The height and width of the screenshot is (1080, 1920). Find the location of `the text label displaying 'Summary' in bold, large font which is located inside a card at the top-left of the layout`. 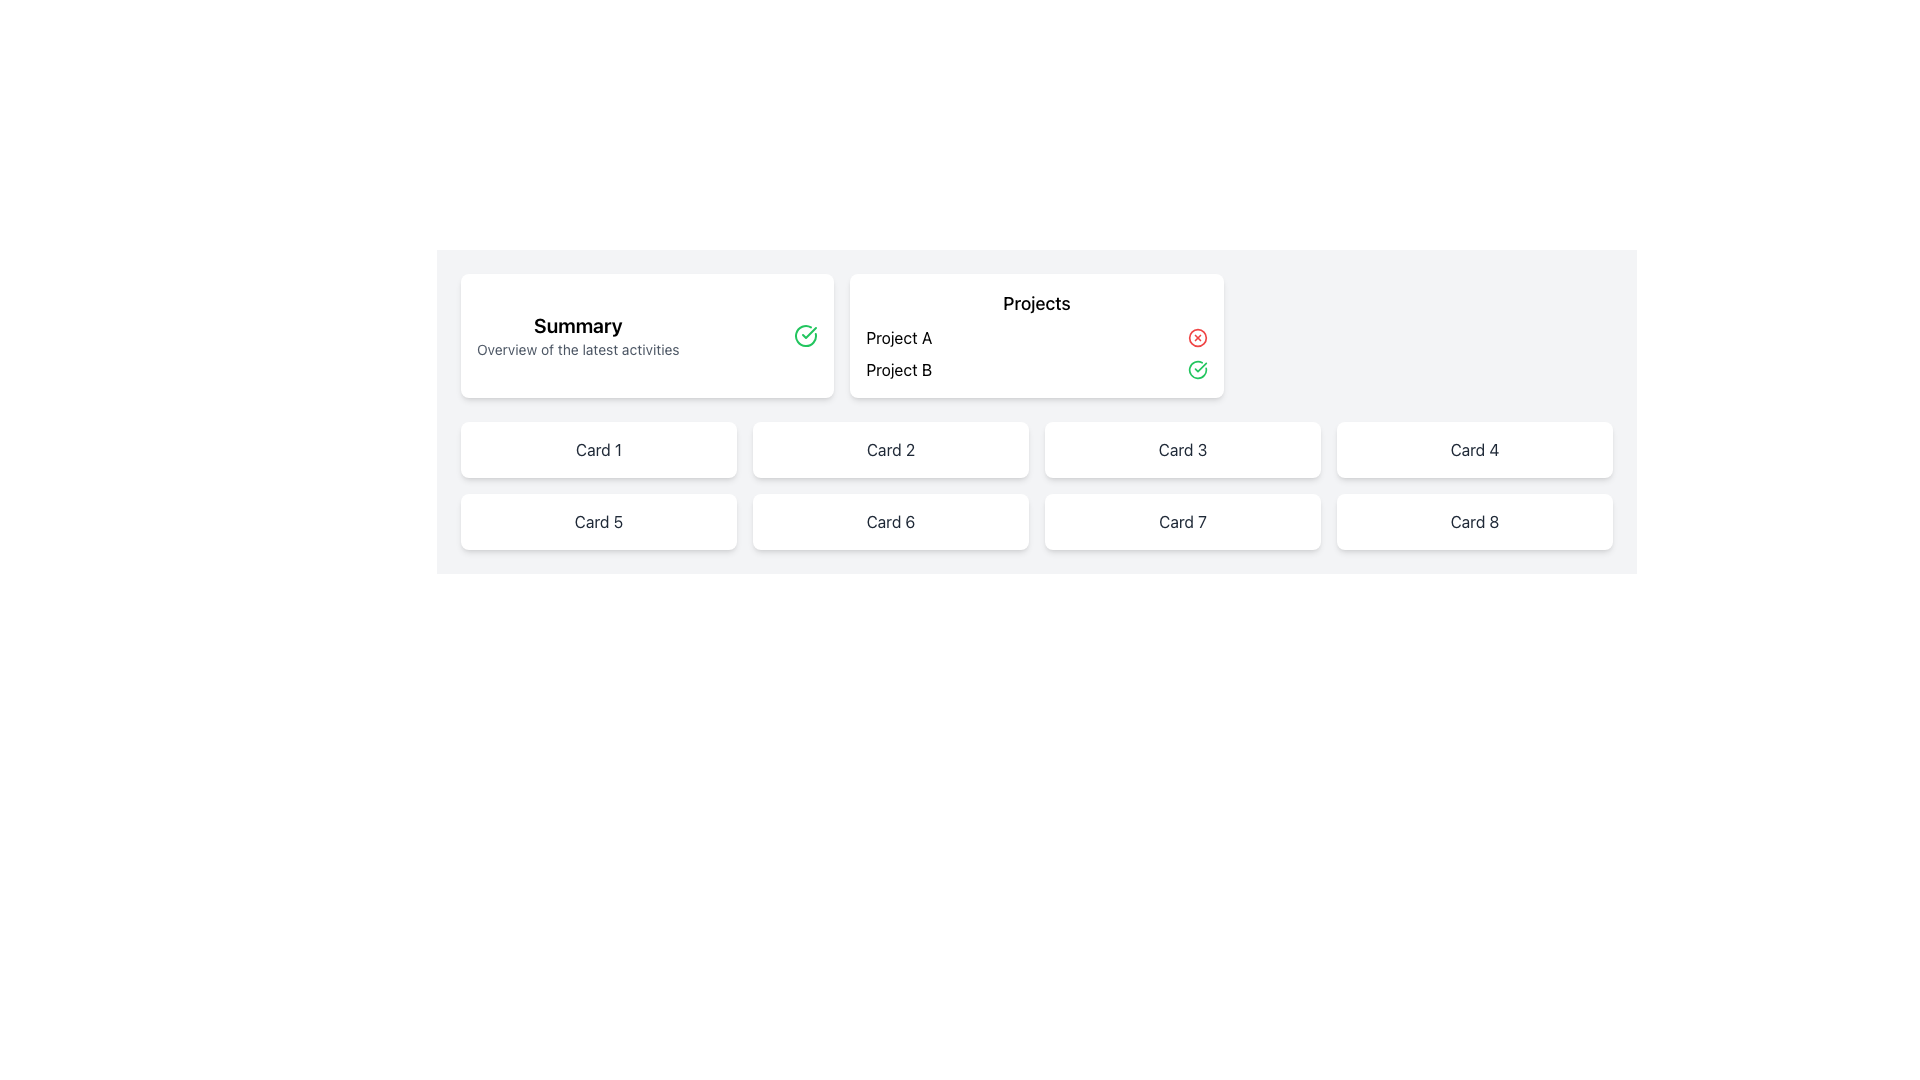

the text label displaying 'Summary' in bold, large font which is located inside a card at the top-left of the layout is located at coordinates (577, 325).